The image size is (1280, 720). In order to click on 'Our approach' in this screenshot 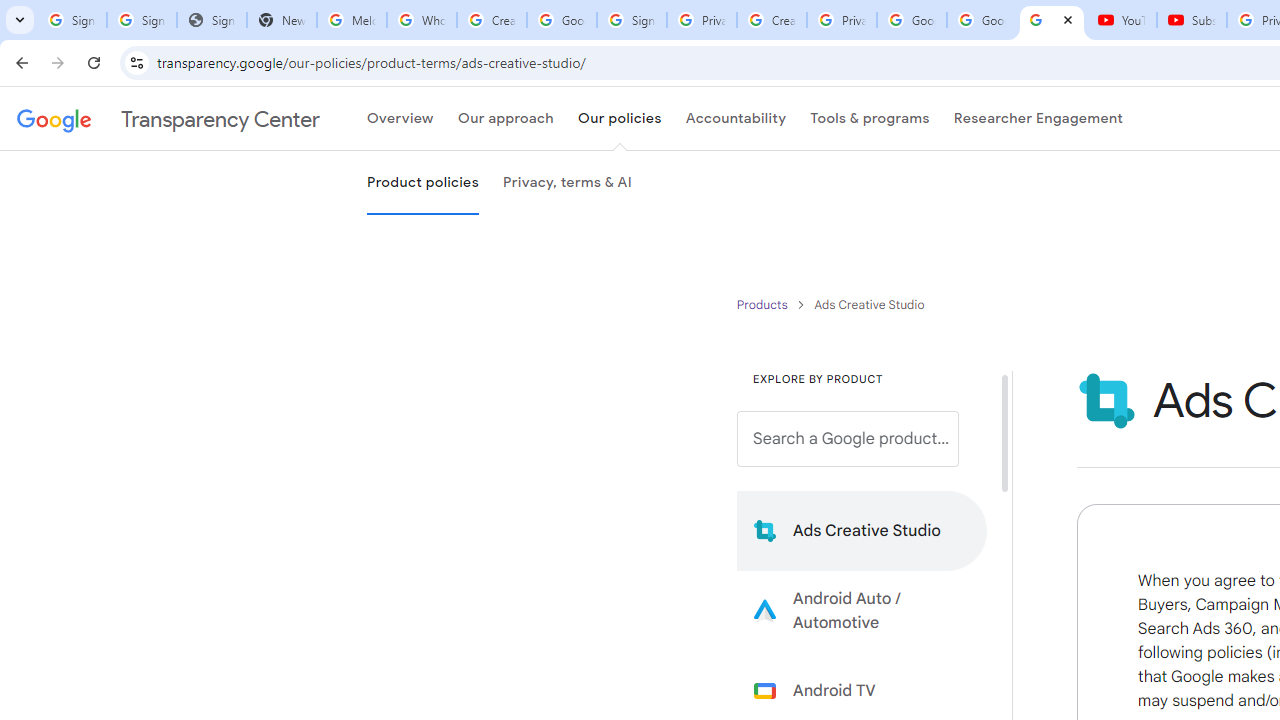, I will do `click(505, 119)`.